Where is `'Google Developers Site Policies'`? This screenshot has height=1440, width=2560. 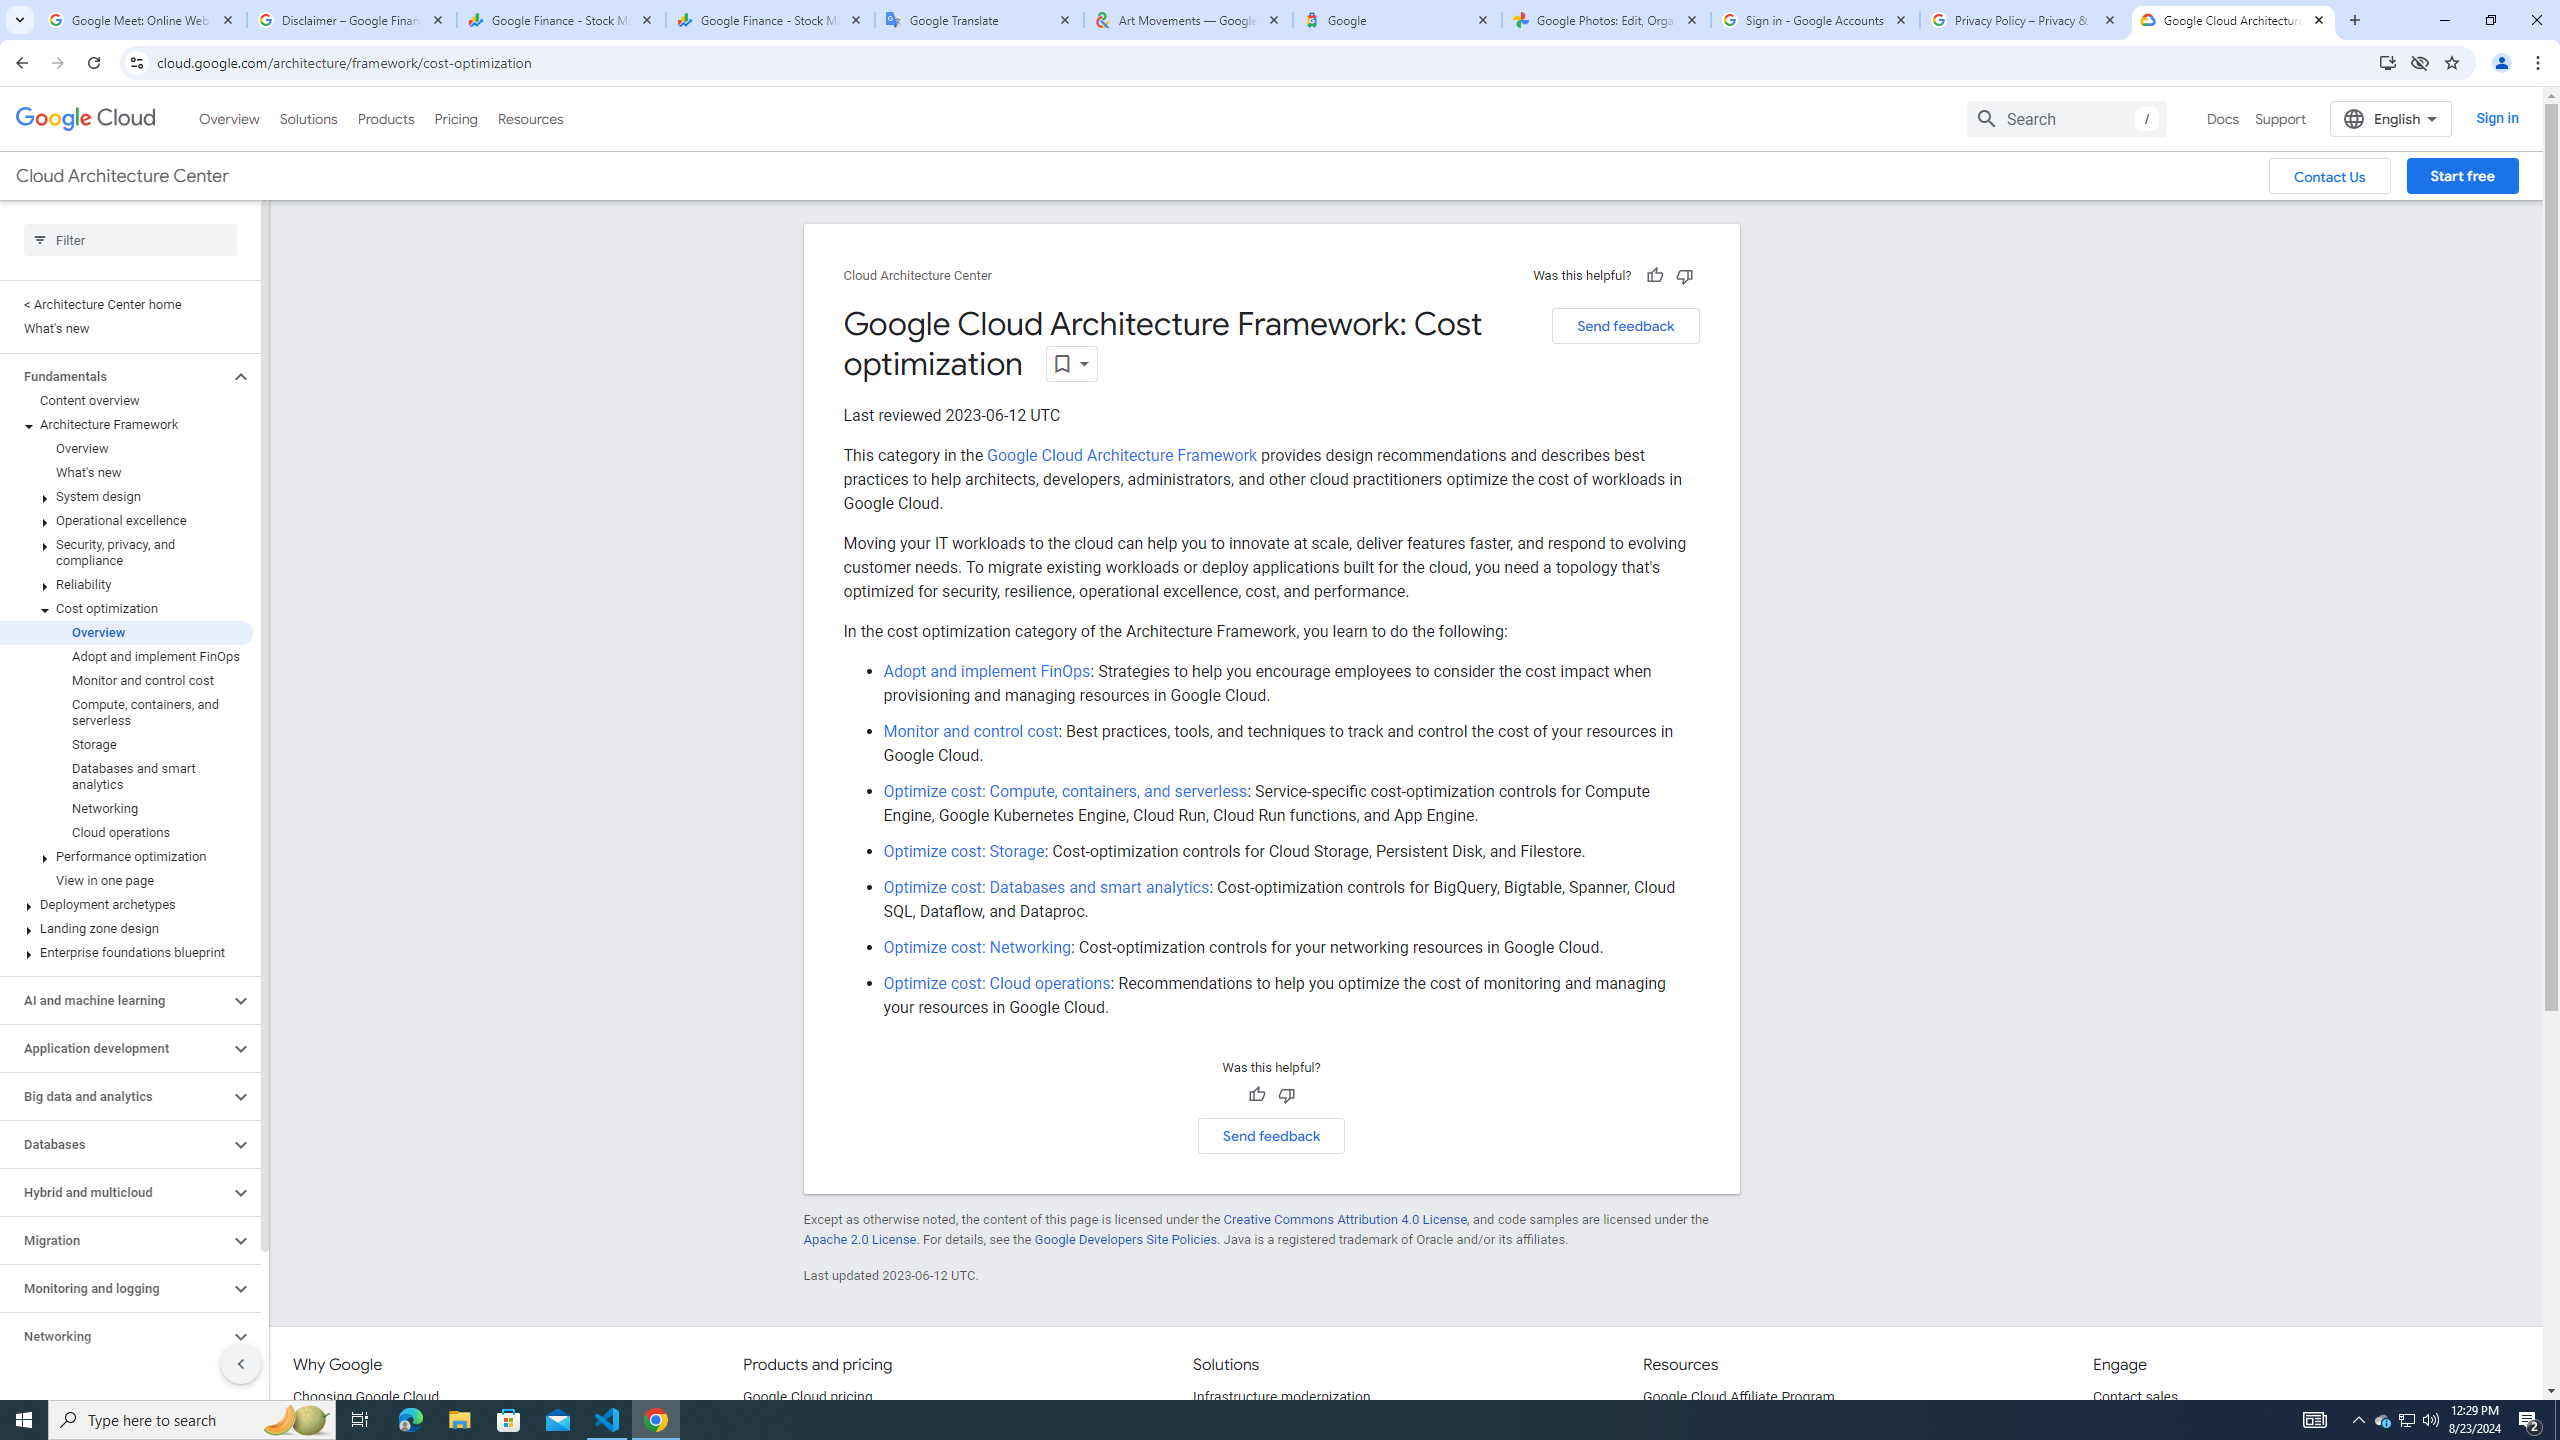 'Google Developers Site Policies' is located at coordinates (1125, 1238).